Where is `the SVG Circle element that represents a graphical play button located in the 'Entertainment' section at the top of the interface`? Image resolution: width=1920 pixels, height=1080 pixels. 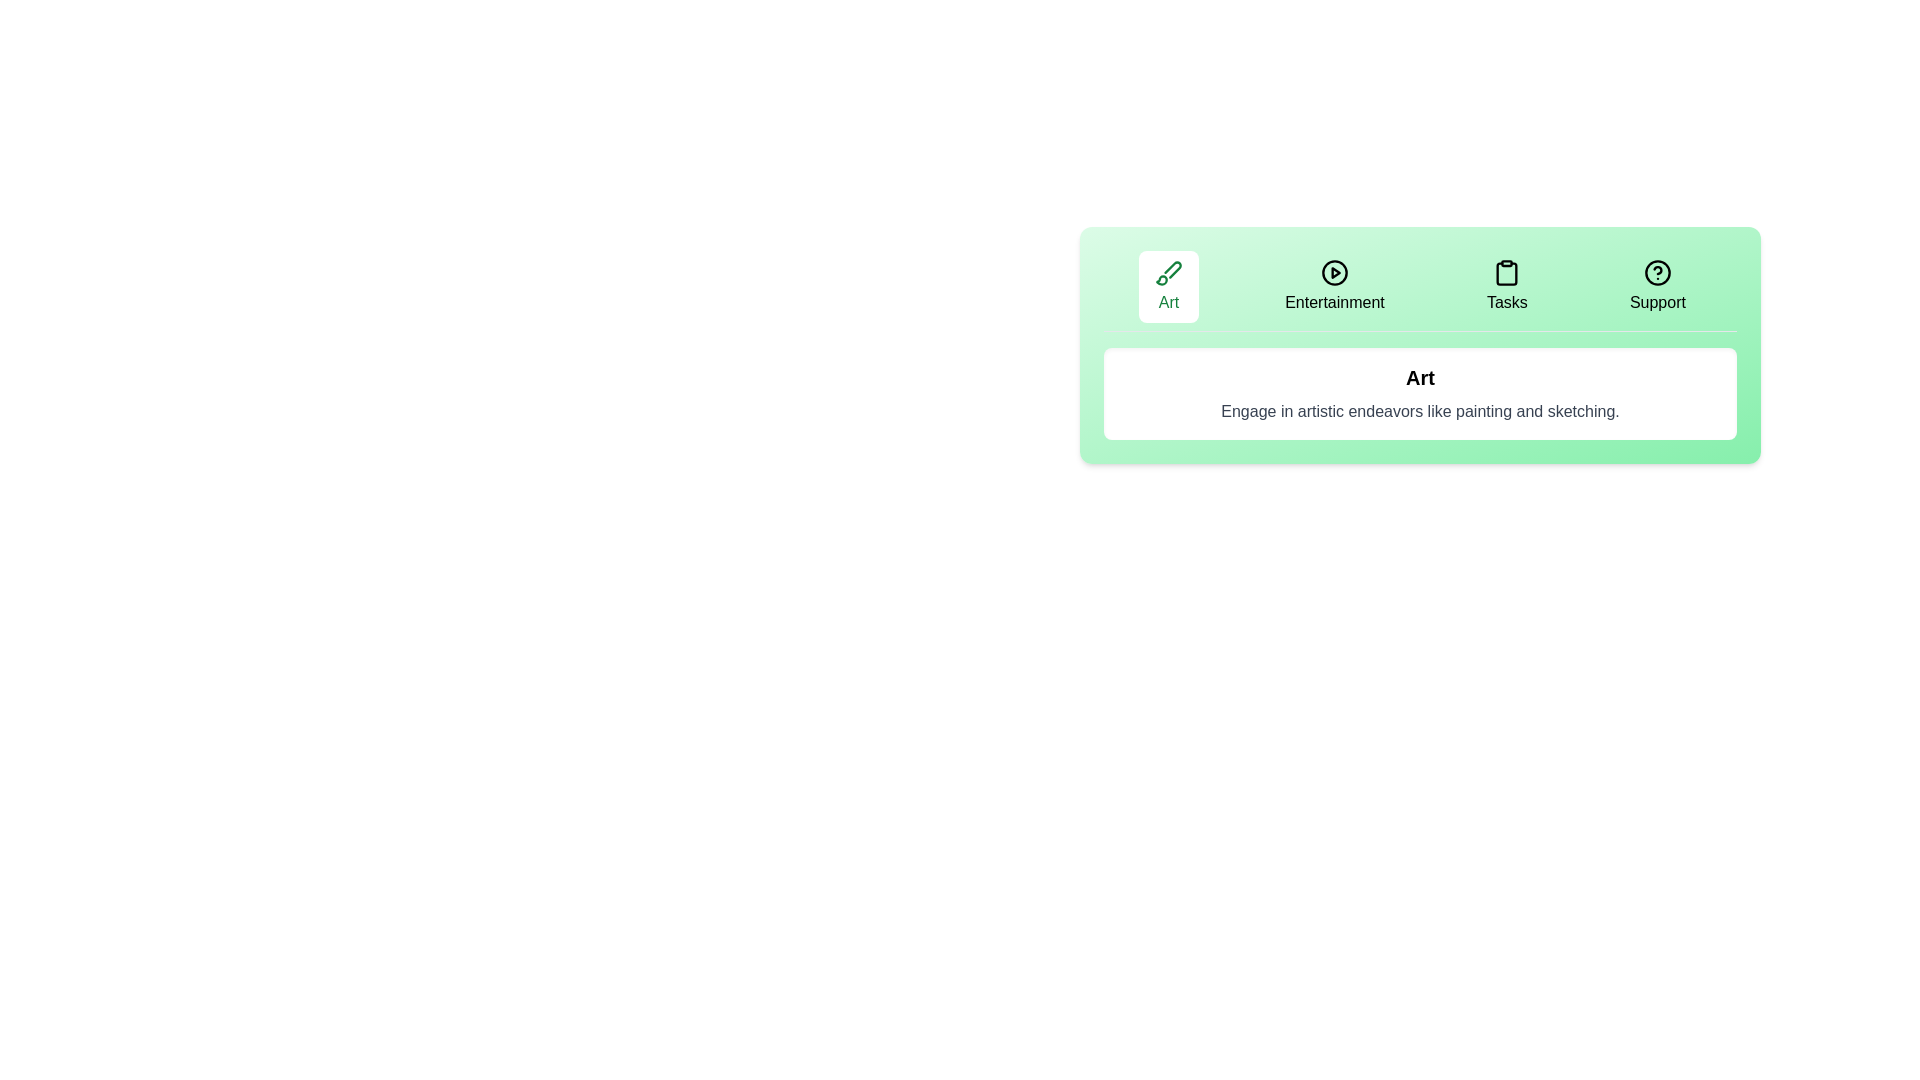 the SVG Circle element that represents a graphical play button located in the 'Entertainment' section at the top of the interface is located at coordinates (1334, 273).